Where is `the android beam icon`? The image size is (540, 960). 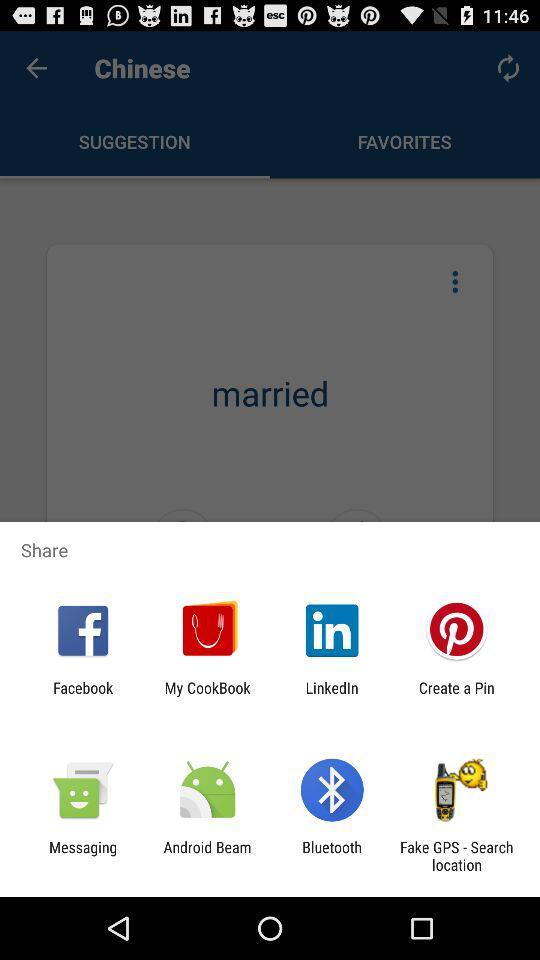
the android beam icon is located at coordinates (206, 855).